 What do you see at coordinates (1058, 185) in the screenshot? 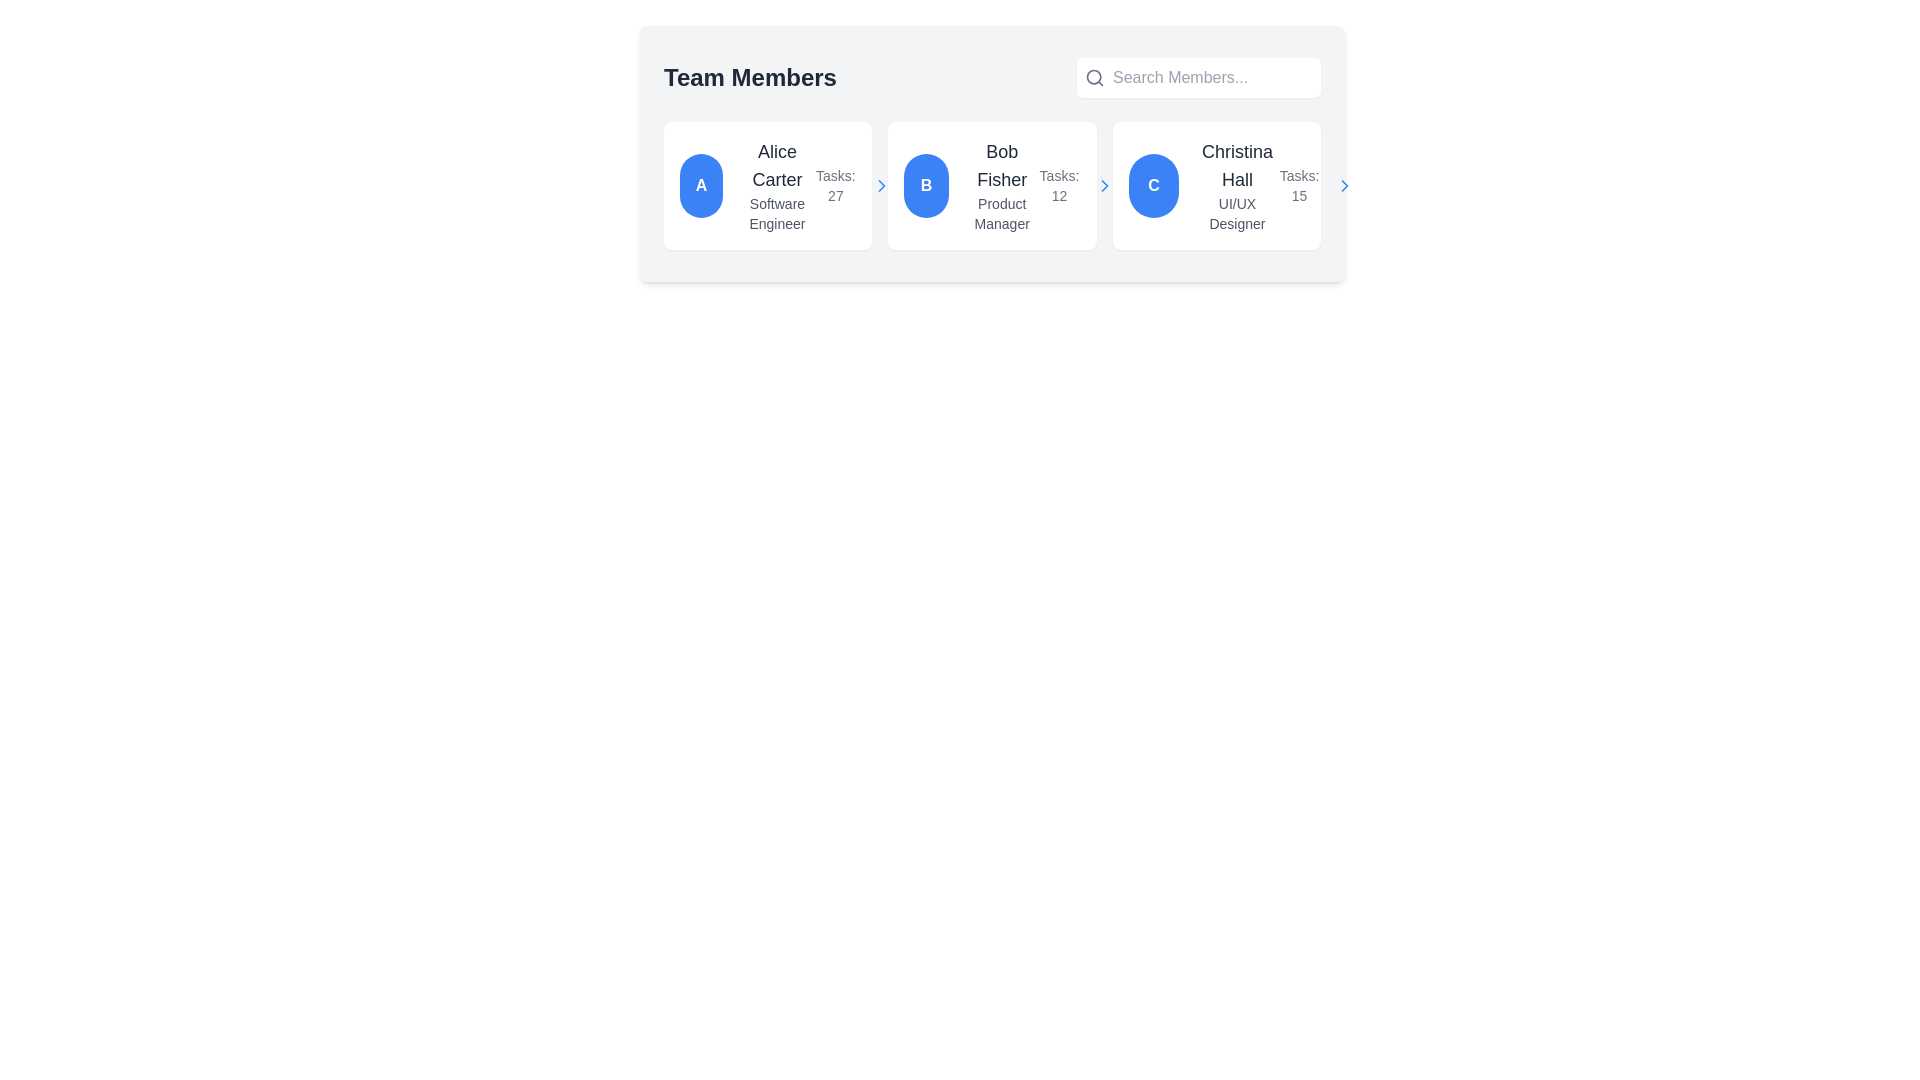
I see `text content of the task display located below the title text 'Bob Fisher' in the second card of the team member overview` at bounding box center [1058, 185].